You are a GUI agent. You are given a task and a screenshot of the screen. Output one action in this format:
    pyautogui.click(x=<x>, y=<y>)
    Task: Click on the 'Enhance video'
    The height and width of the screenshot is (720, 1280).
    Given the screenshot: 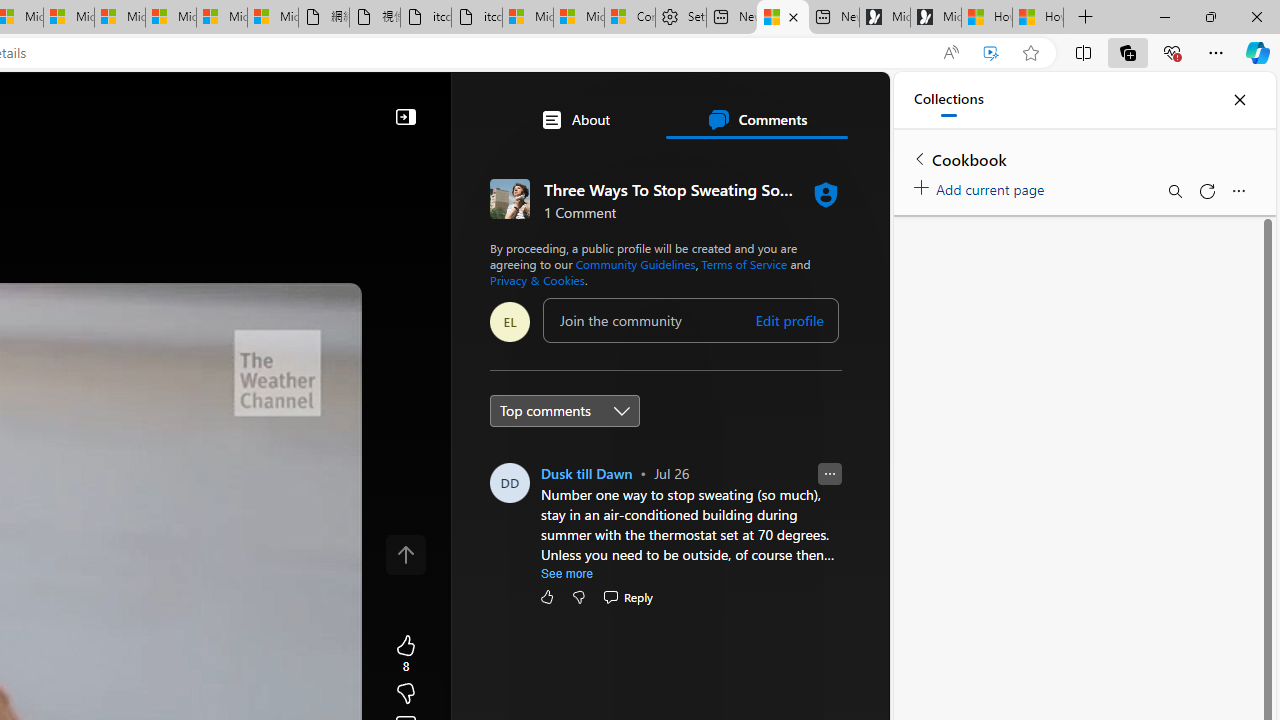 What is the action you would take?
    pyautogui.click(x=991, y=52)
    